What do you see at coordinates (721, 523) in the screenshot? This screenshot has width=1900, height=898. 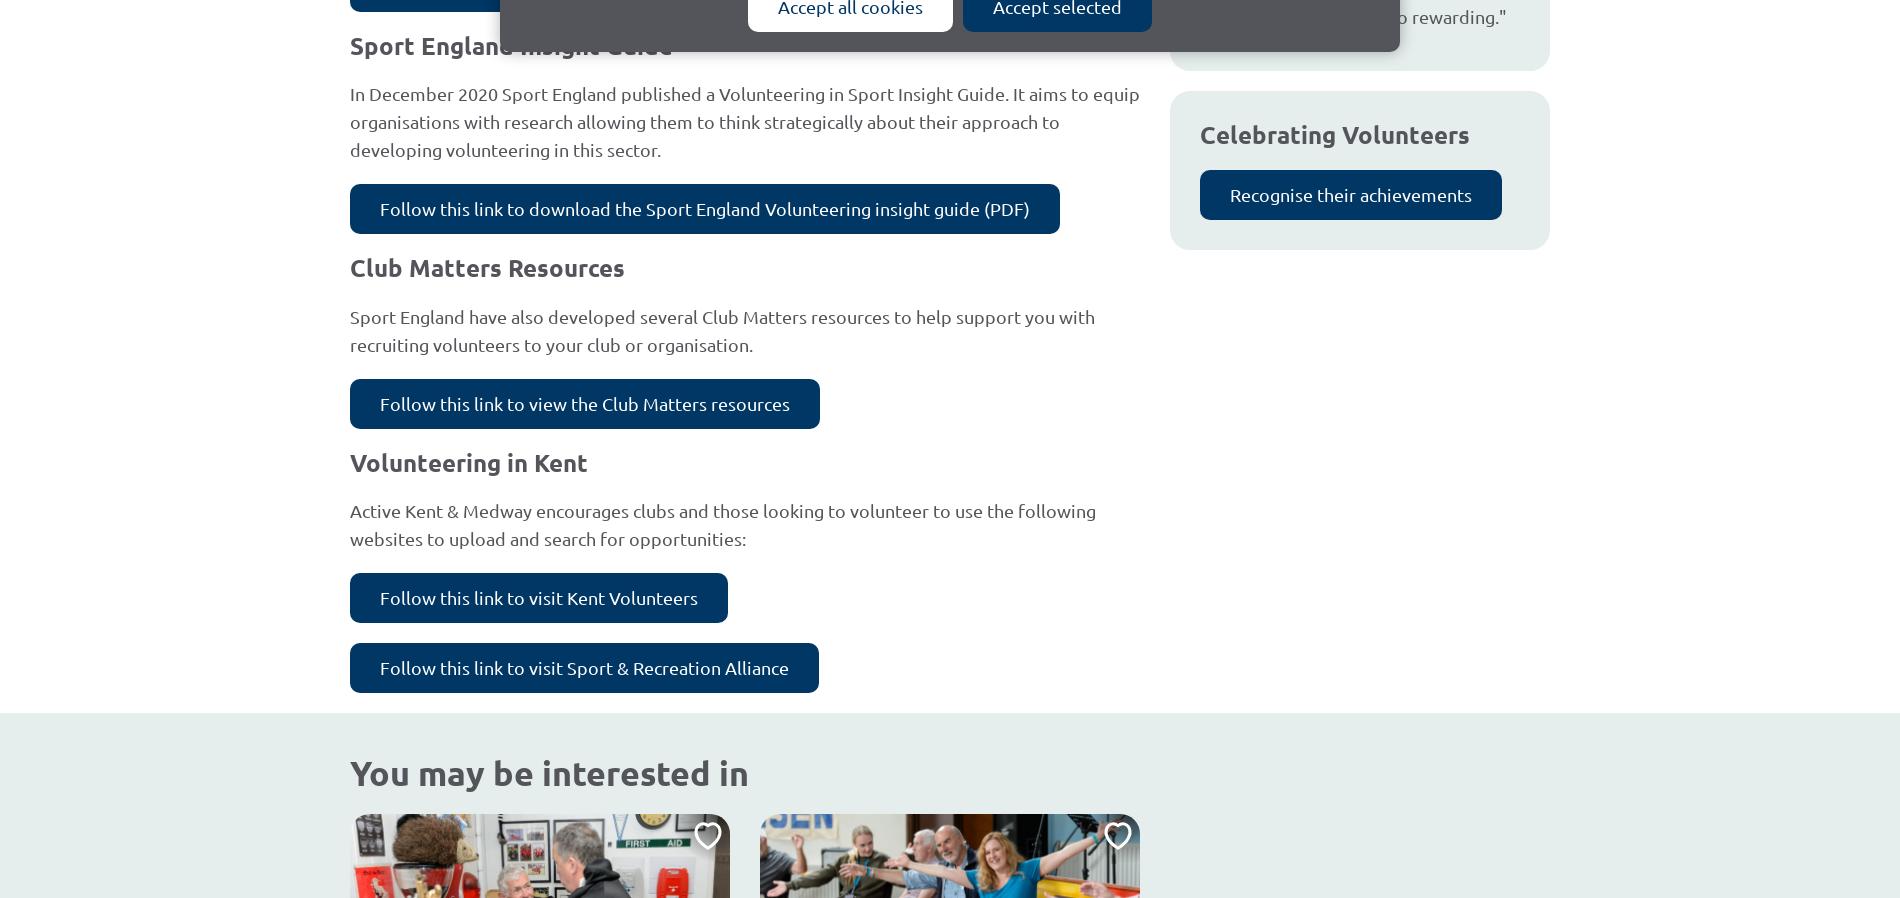 I see `'Active Kent & Medway encourages clubs and those looking to volunteer to use the following websites to upload and search for opportunities:'` at bounding box center [721, 523].